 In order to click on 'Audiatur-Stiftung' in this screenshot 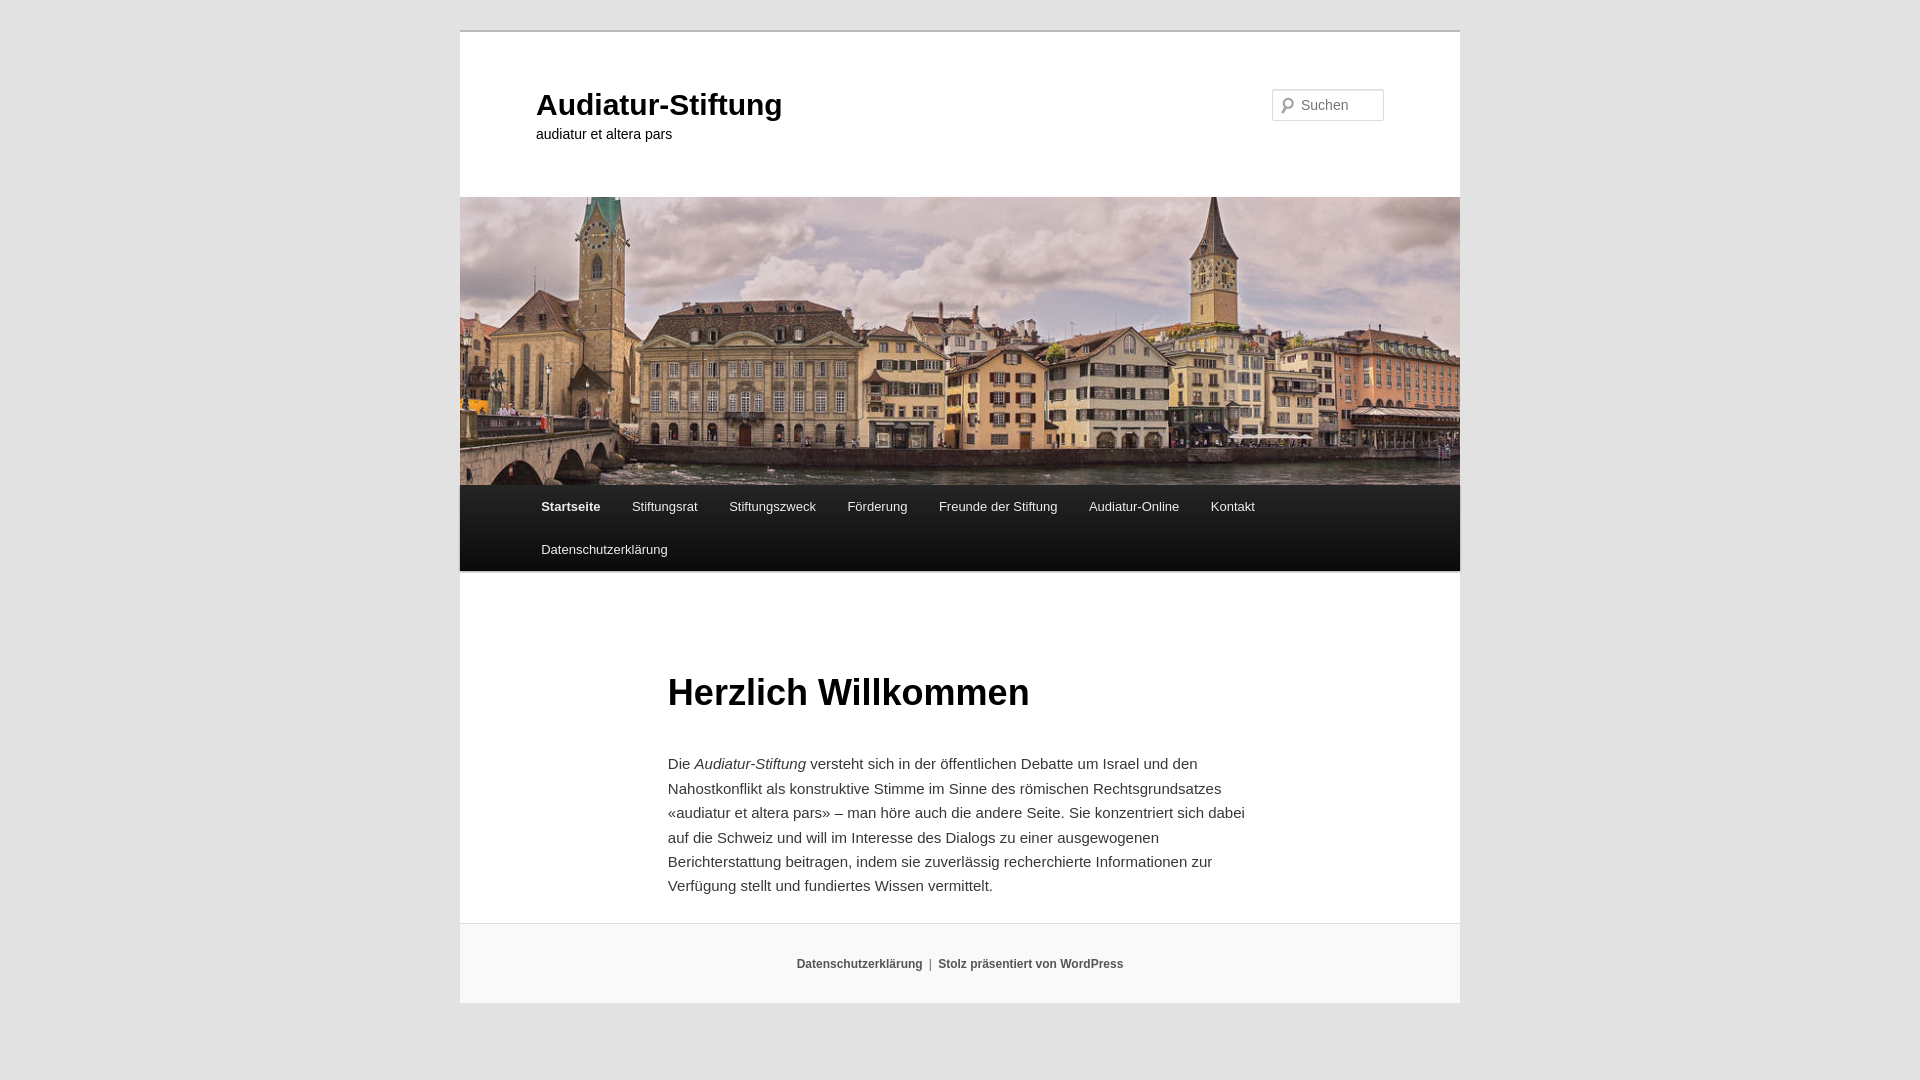, I will do `click(536, 104)`.